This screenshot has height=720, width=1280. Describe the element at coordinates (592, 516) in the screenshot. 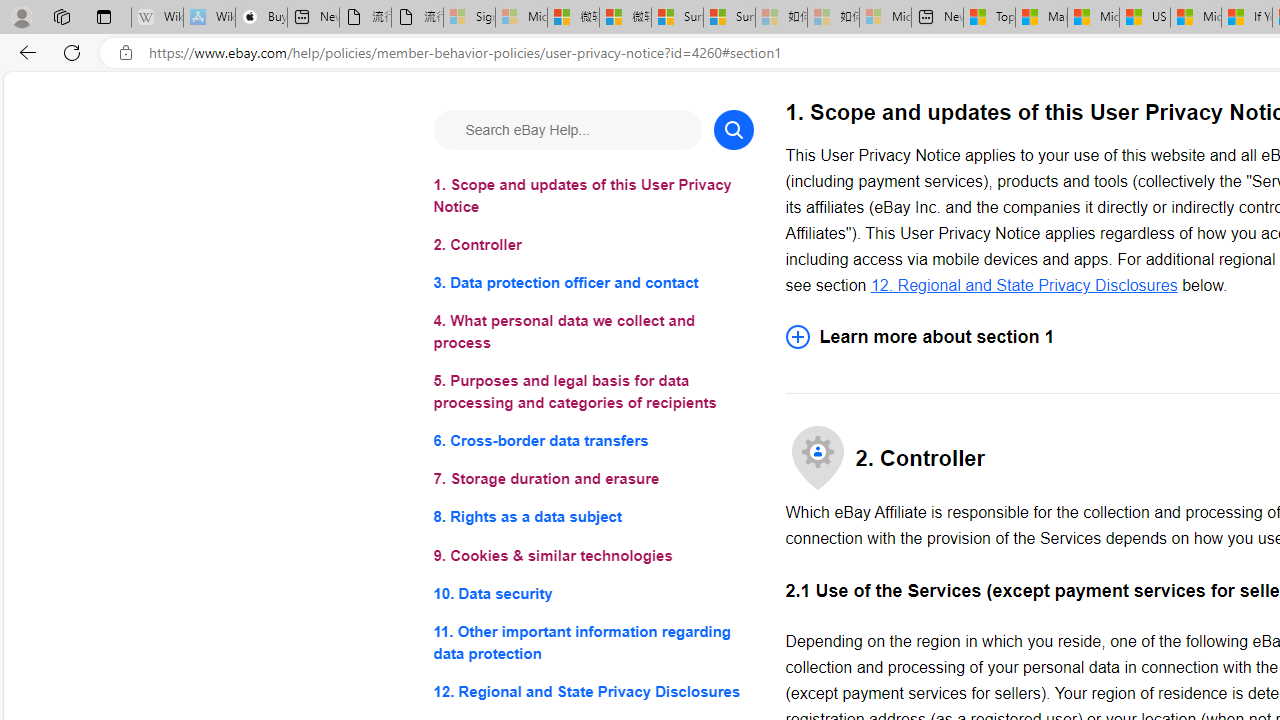

I see `'8. Rights as a data subject'` at that location.